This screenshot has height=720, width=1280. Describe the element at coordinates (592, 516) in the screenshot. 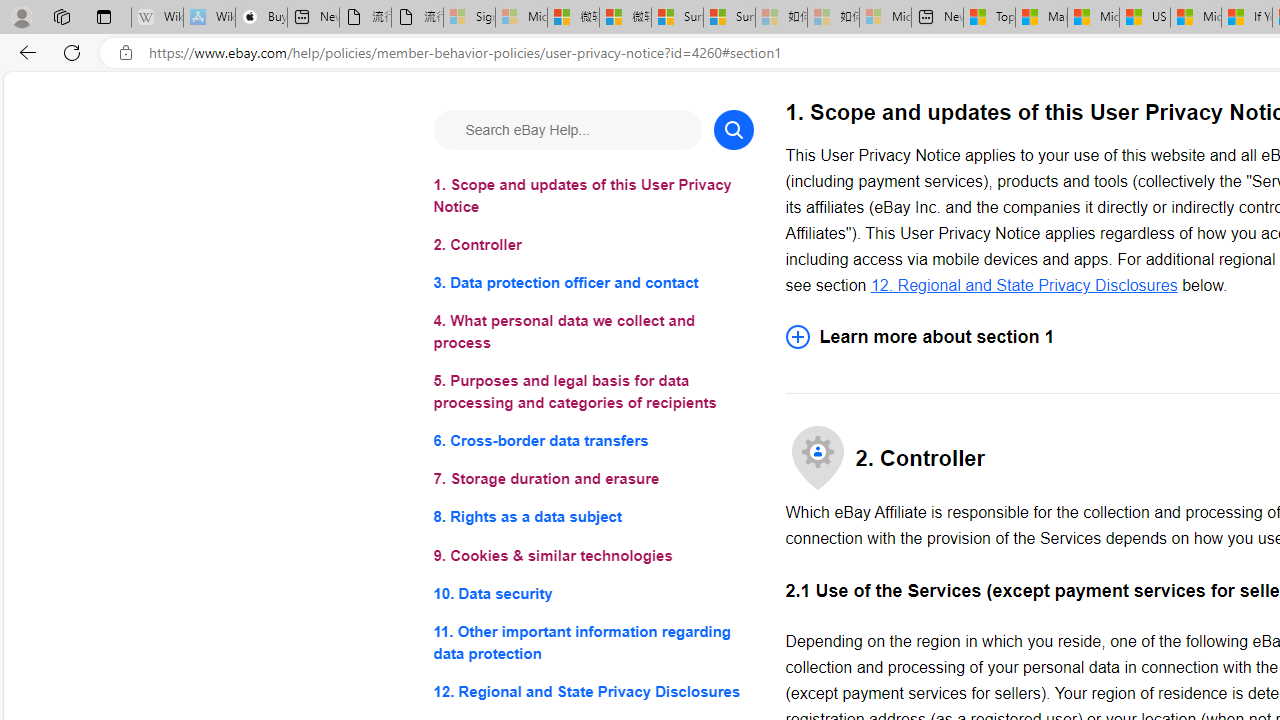

I see `'8. Rights as a data subject'` at that location.